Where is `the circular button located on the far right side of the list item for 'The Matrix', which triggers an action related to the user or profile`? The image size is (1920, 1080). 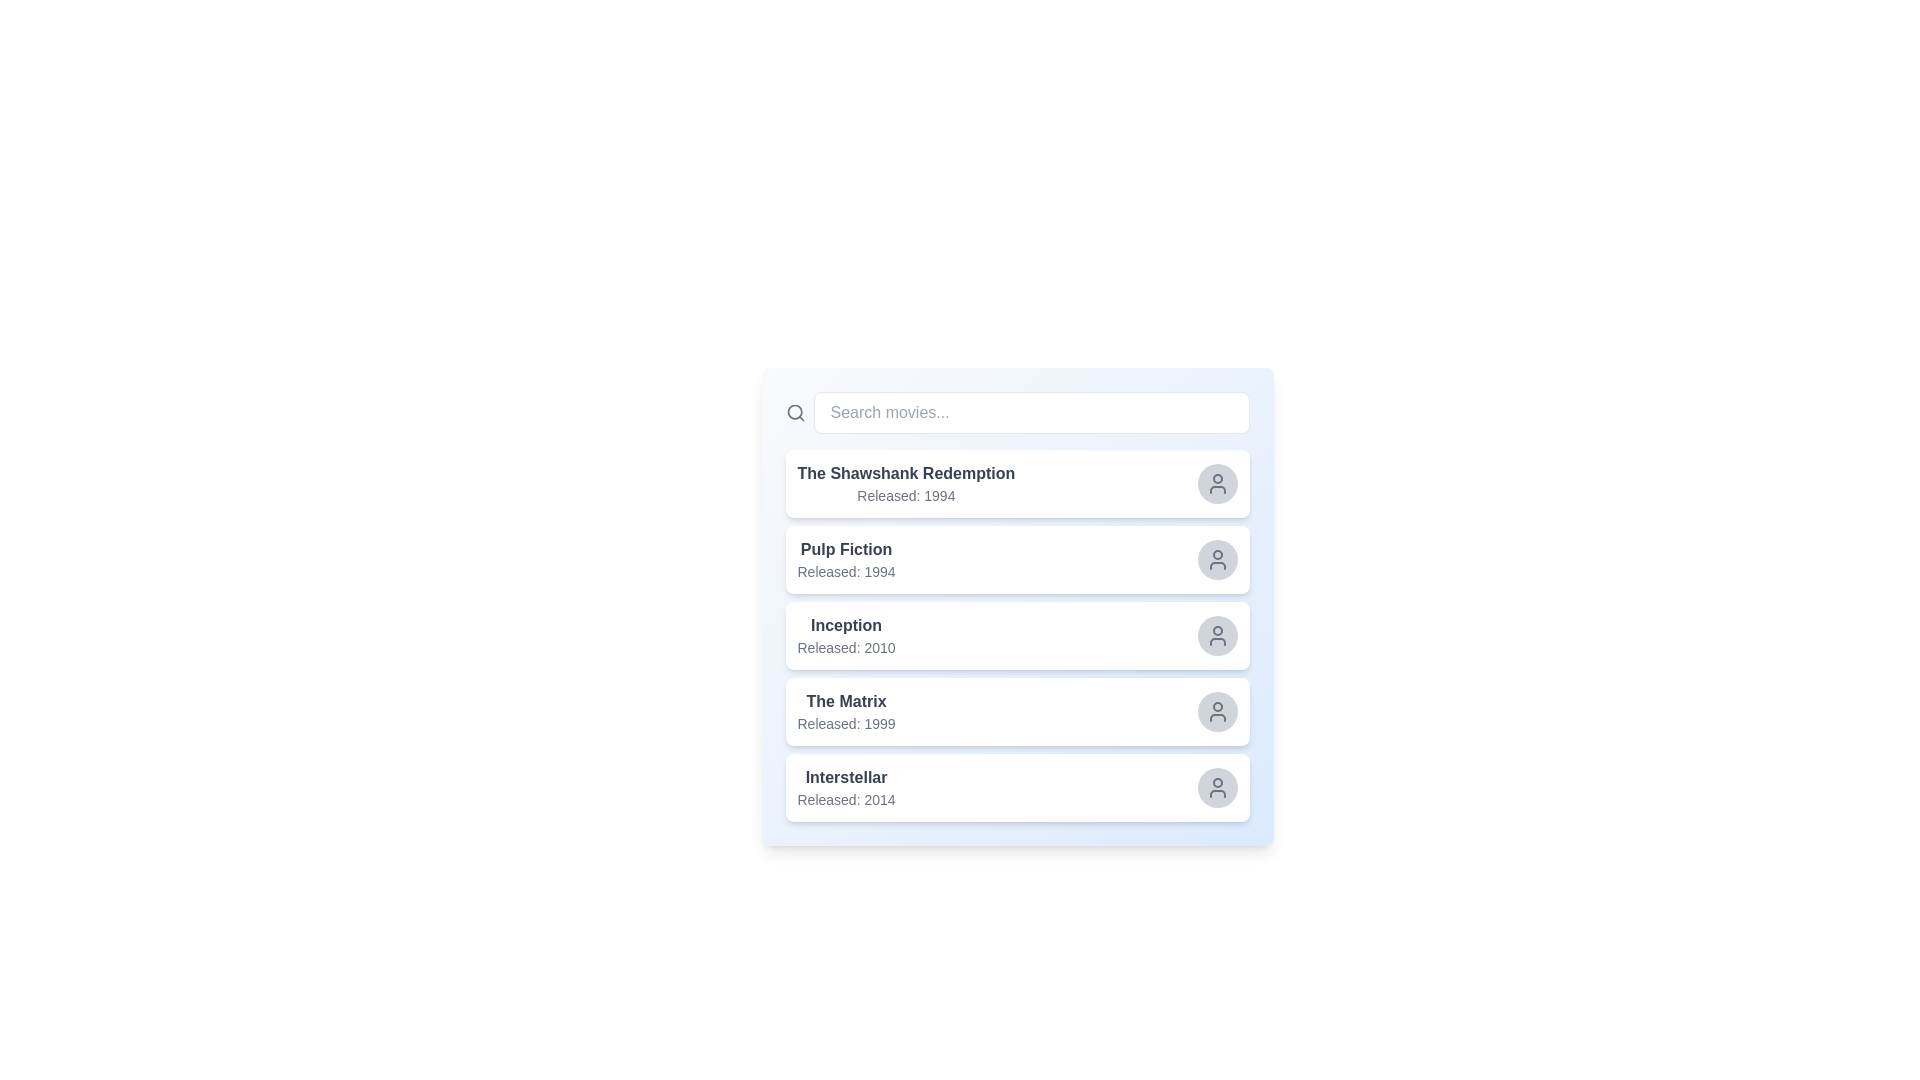 the circular button located on the far right side of the list item for 'The Matrix', which triggers an action related to the user or profile is located at coordinates (1216, 711).